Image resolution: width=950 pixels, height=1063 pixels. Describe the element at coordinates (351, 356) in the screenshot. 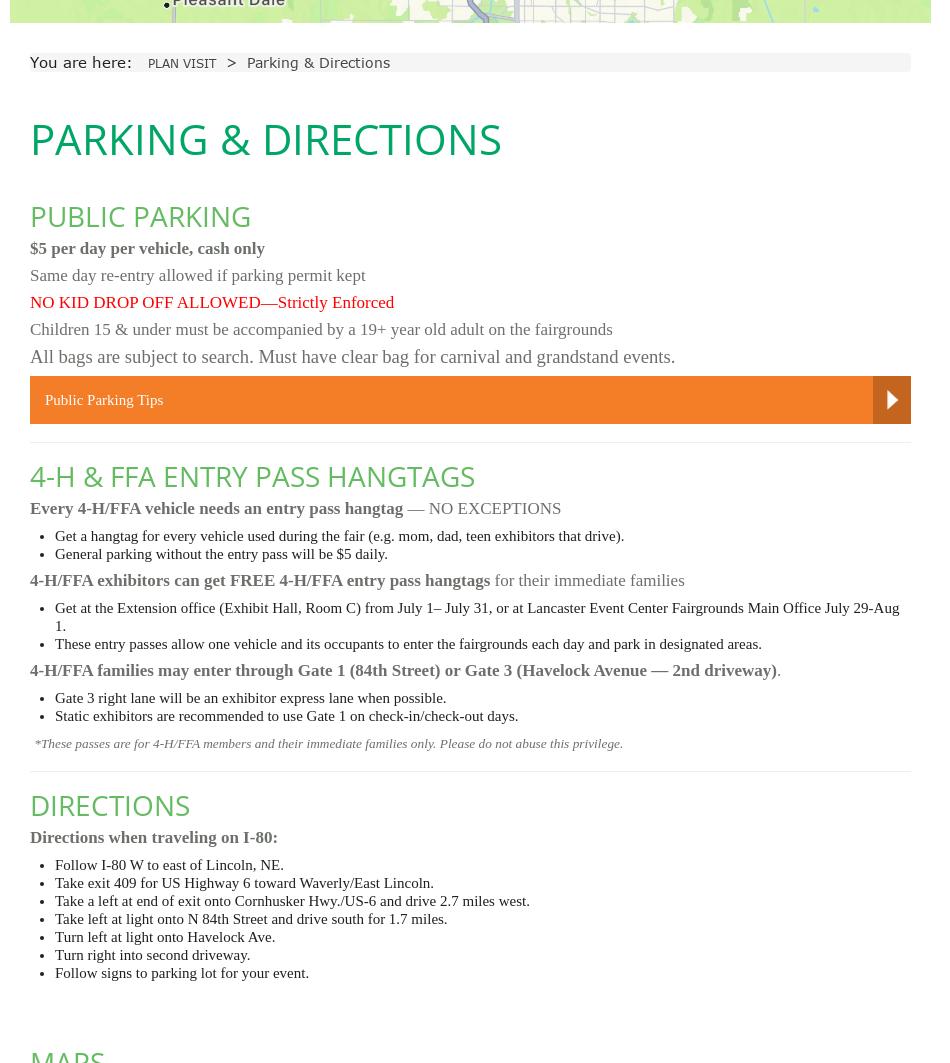

I see `'All bags are subject to search. Must have clear bag for carnival and grandstand events.'` at that location.